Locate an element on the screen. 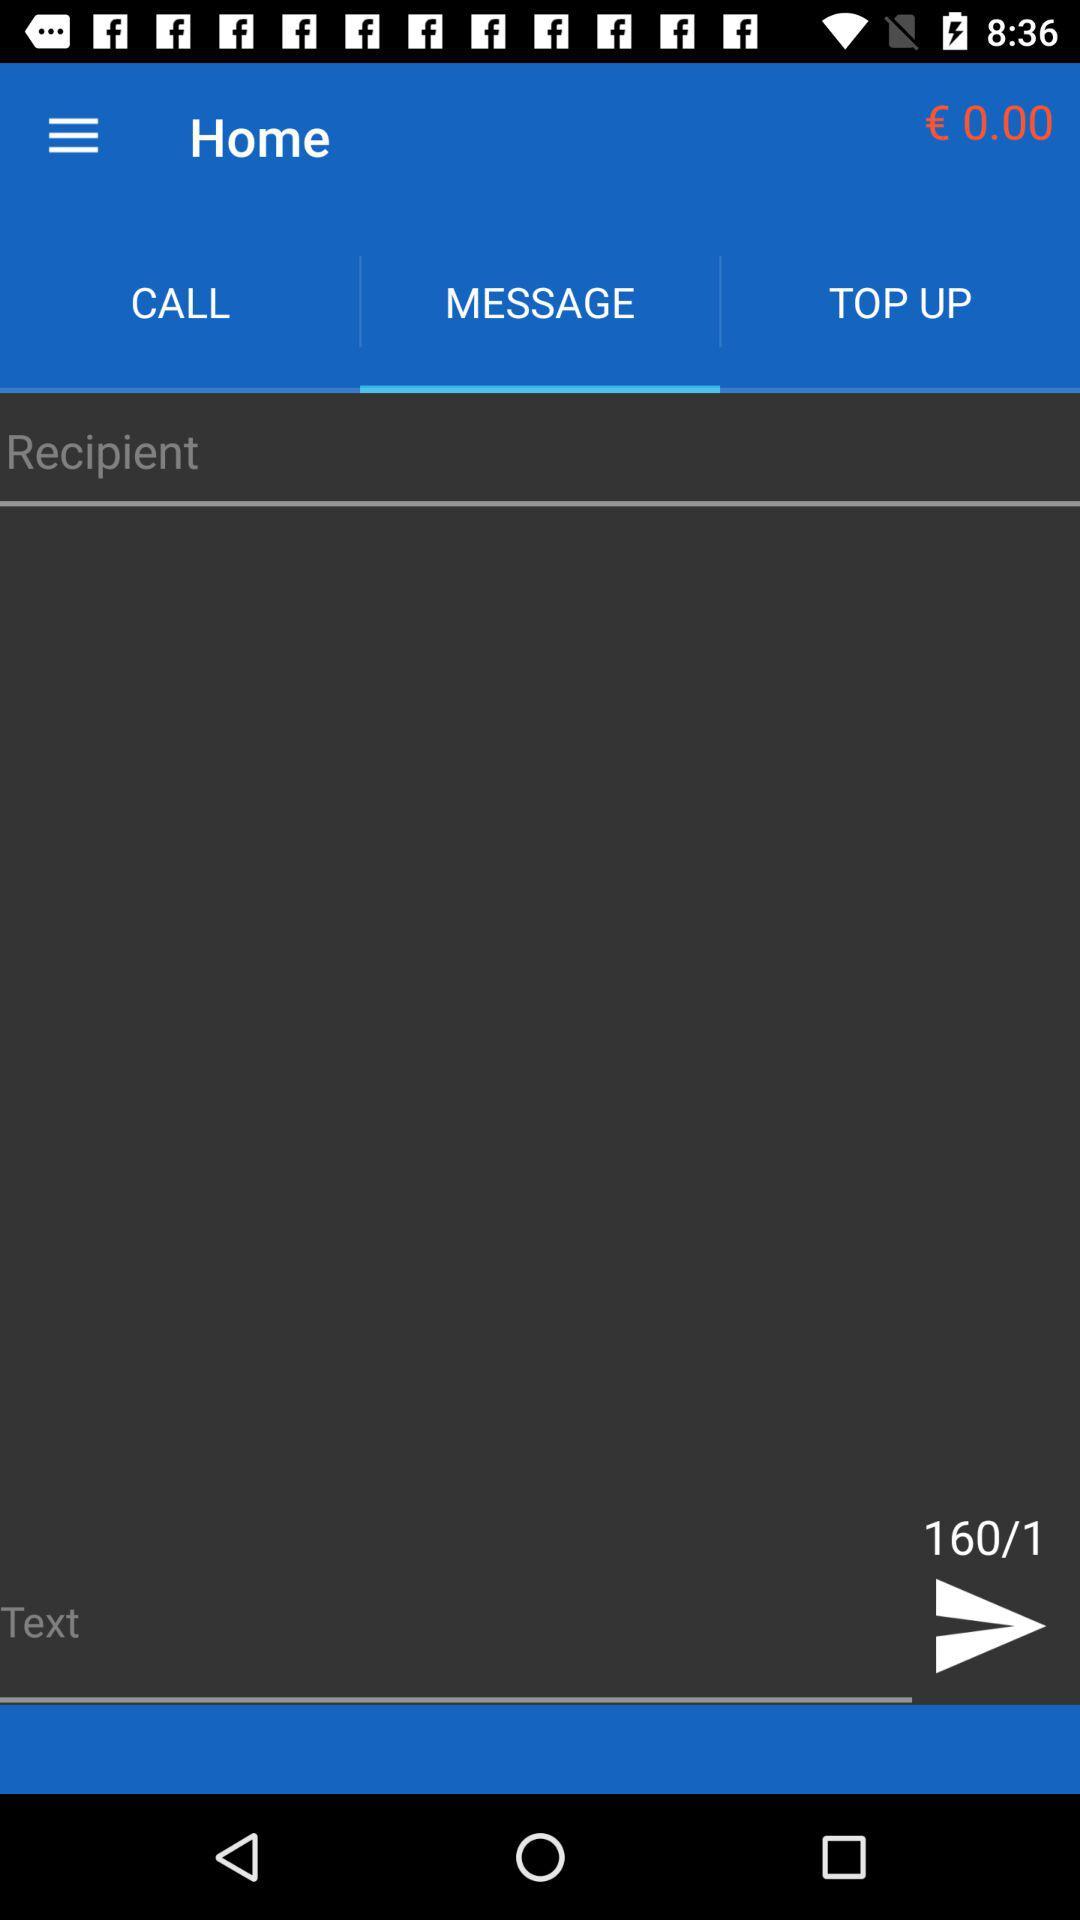 This screenshot has width=1080, height=1920. call icon is located at coordinates (180, 300).